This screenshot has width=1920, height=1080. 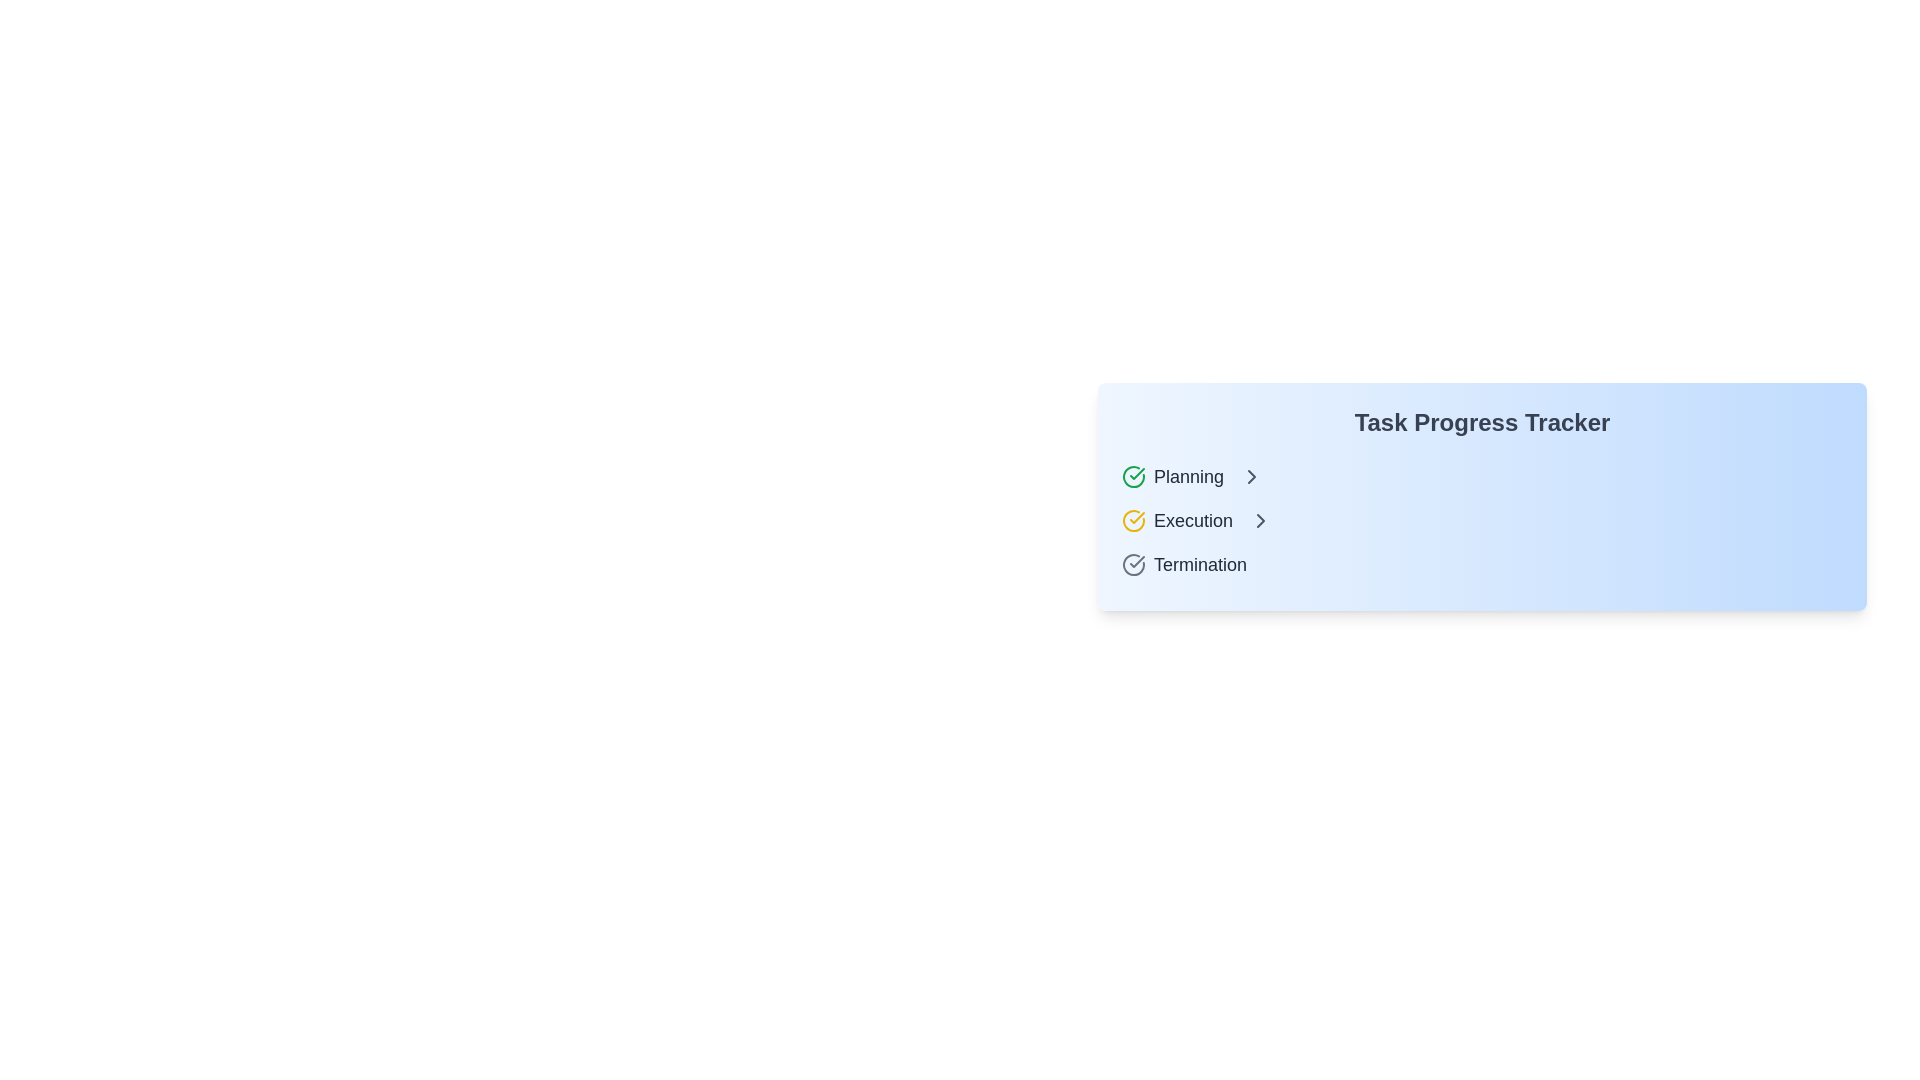 I want to click on text of the label displaying 'Planning', which is a prominent gray bold text located in a horizontal row, positioned between a green checkmark icon on the left and a right-arrow chevron on the right, so click(x=1189, y=477).